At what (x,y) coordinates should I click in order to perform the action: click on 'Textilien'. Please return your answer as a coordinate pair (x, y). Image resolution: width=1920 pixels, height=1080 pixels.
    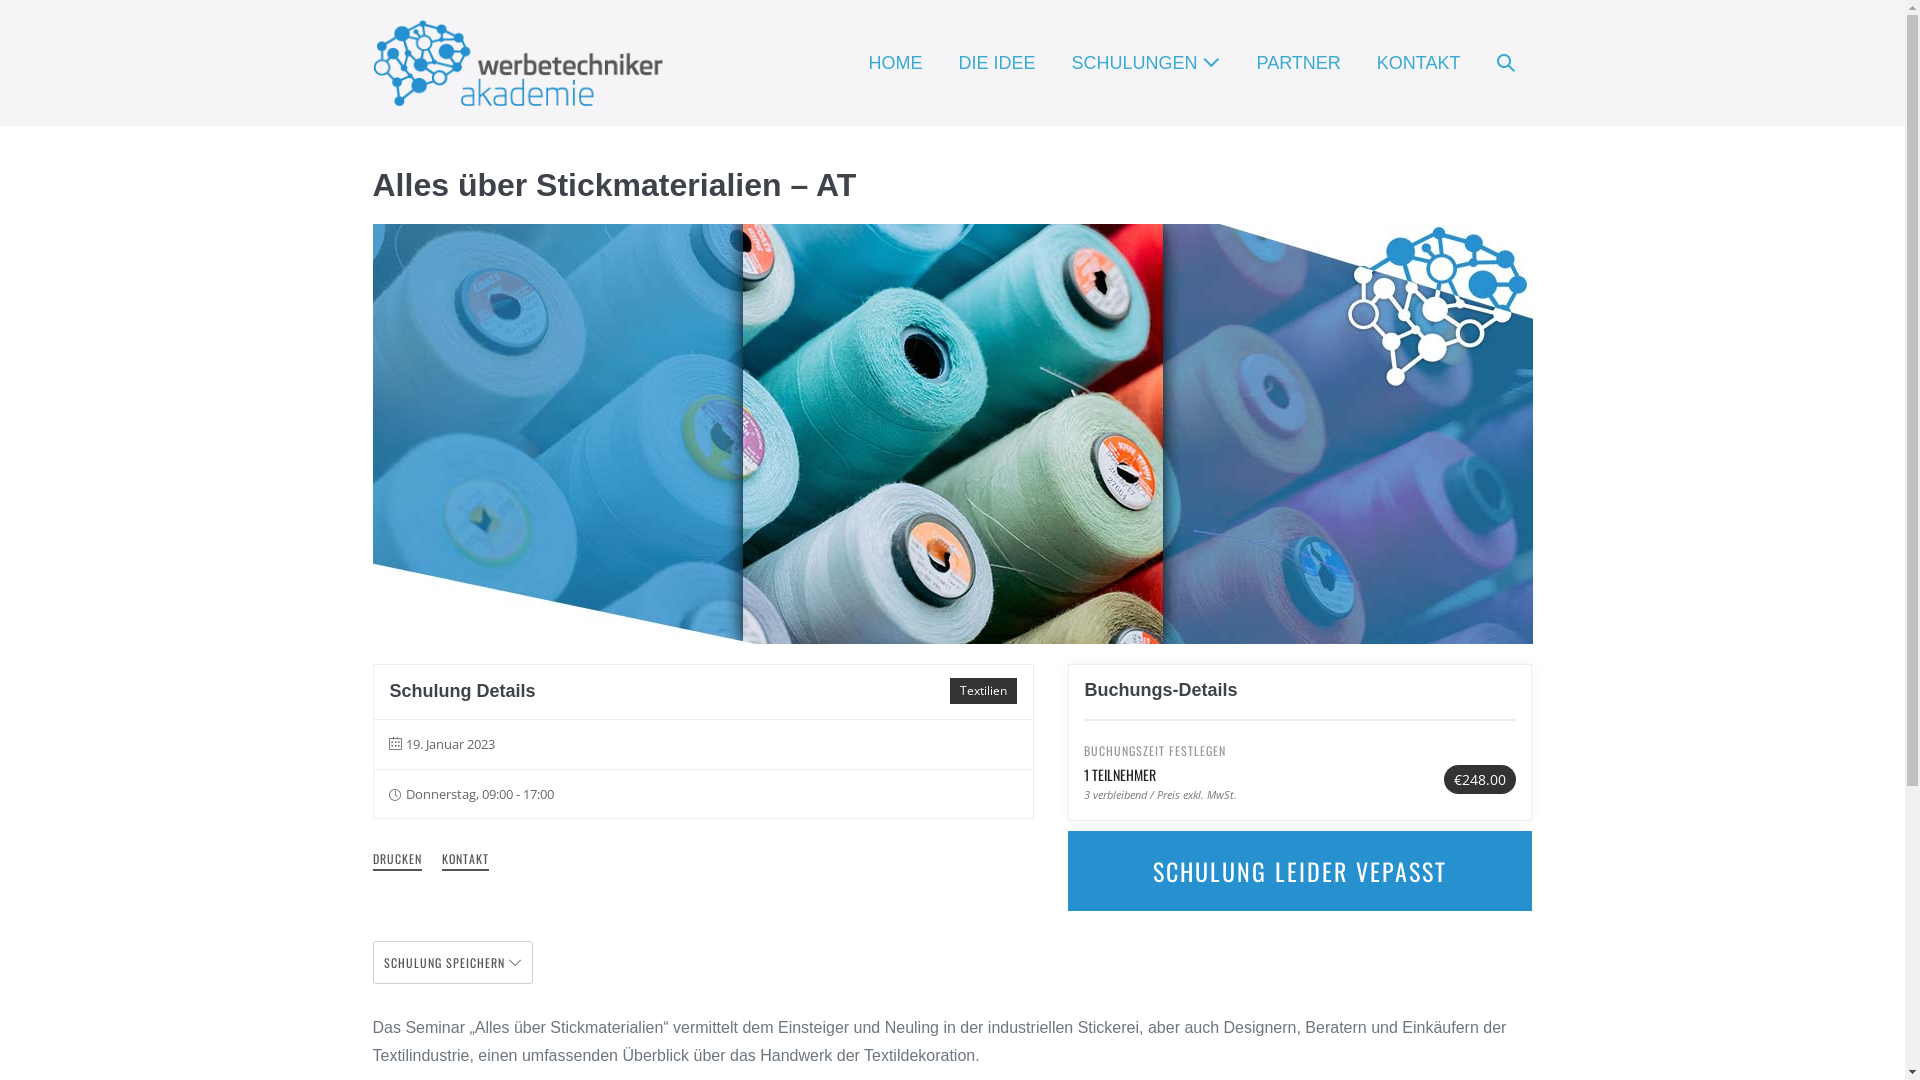
    Looking at the image, I should click on (983, 689).